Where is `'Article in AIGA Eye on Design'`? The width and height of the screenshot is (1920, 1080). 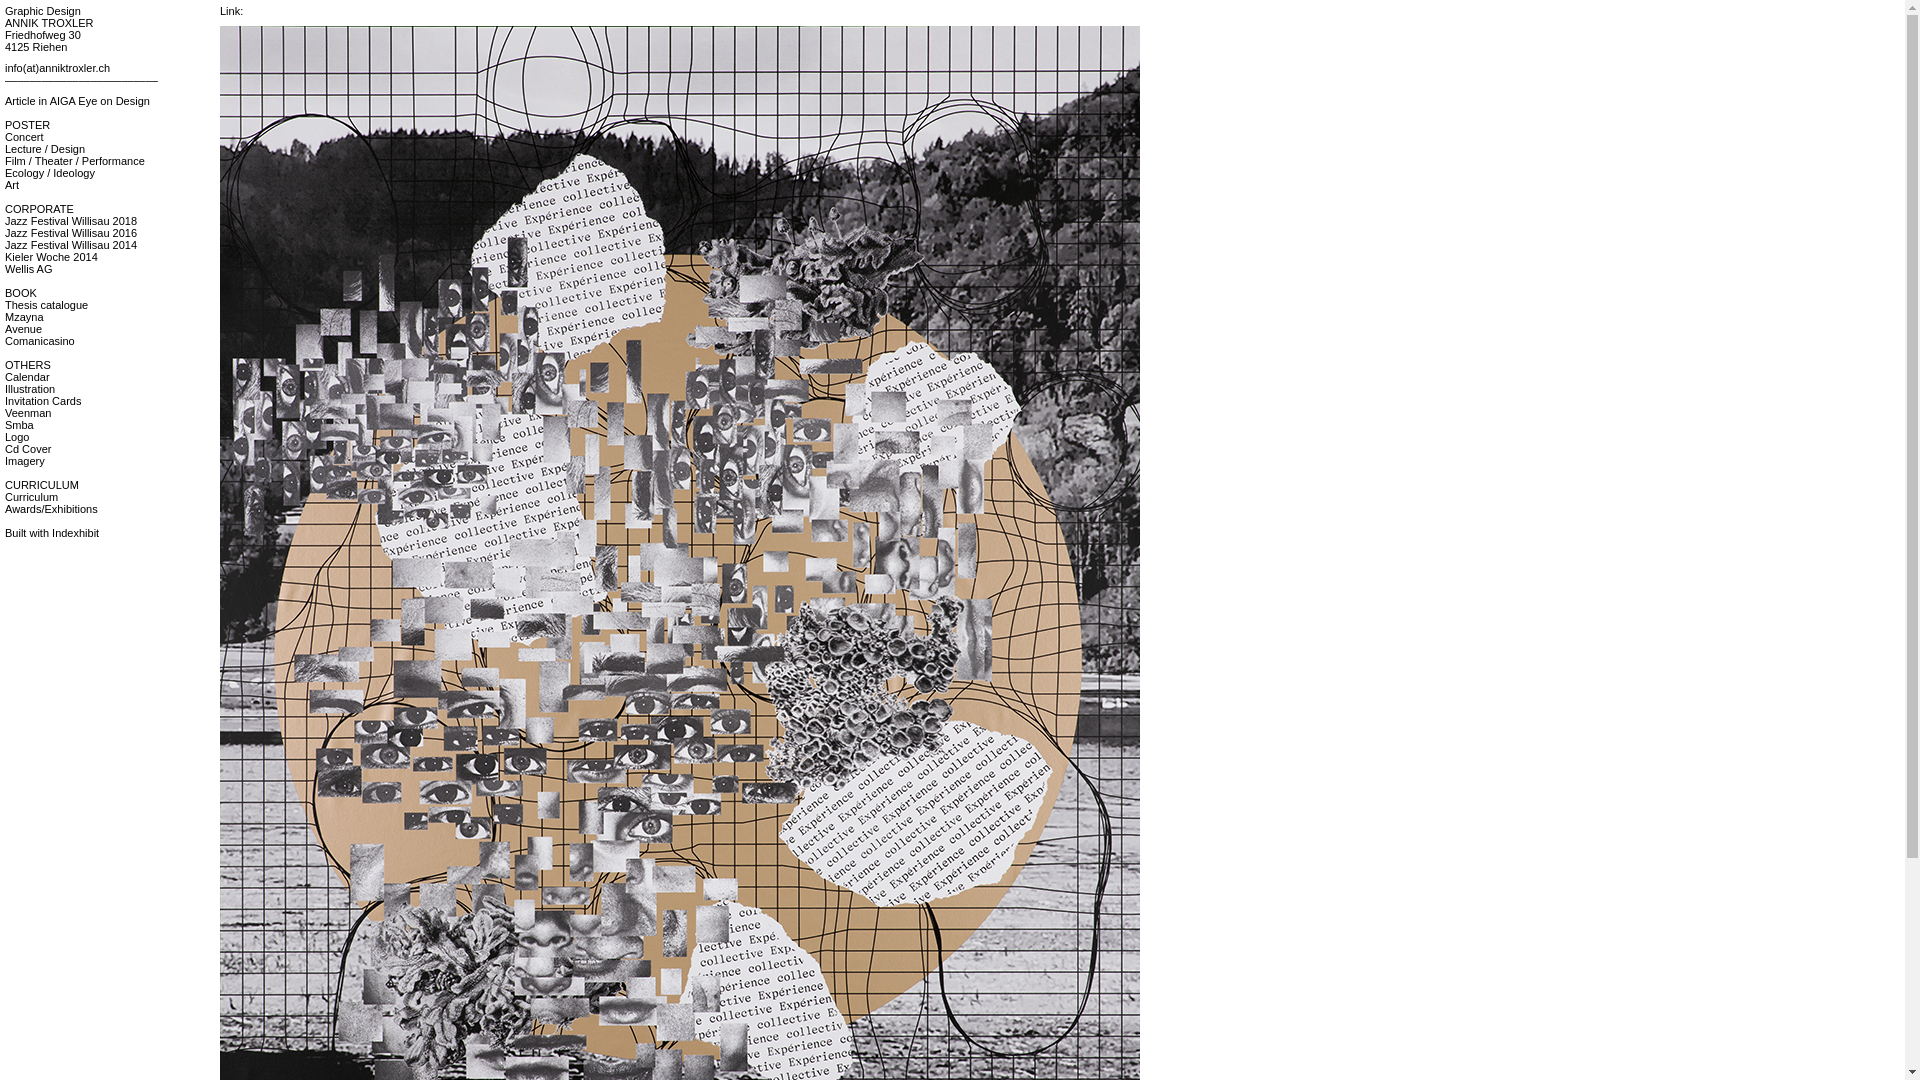
'Article in AIGA Eye on Design' is located at coordinates (4, 100).